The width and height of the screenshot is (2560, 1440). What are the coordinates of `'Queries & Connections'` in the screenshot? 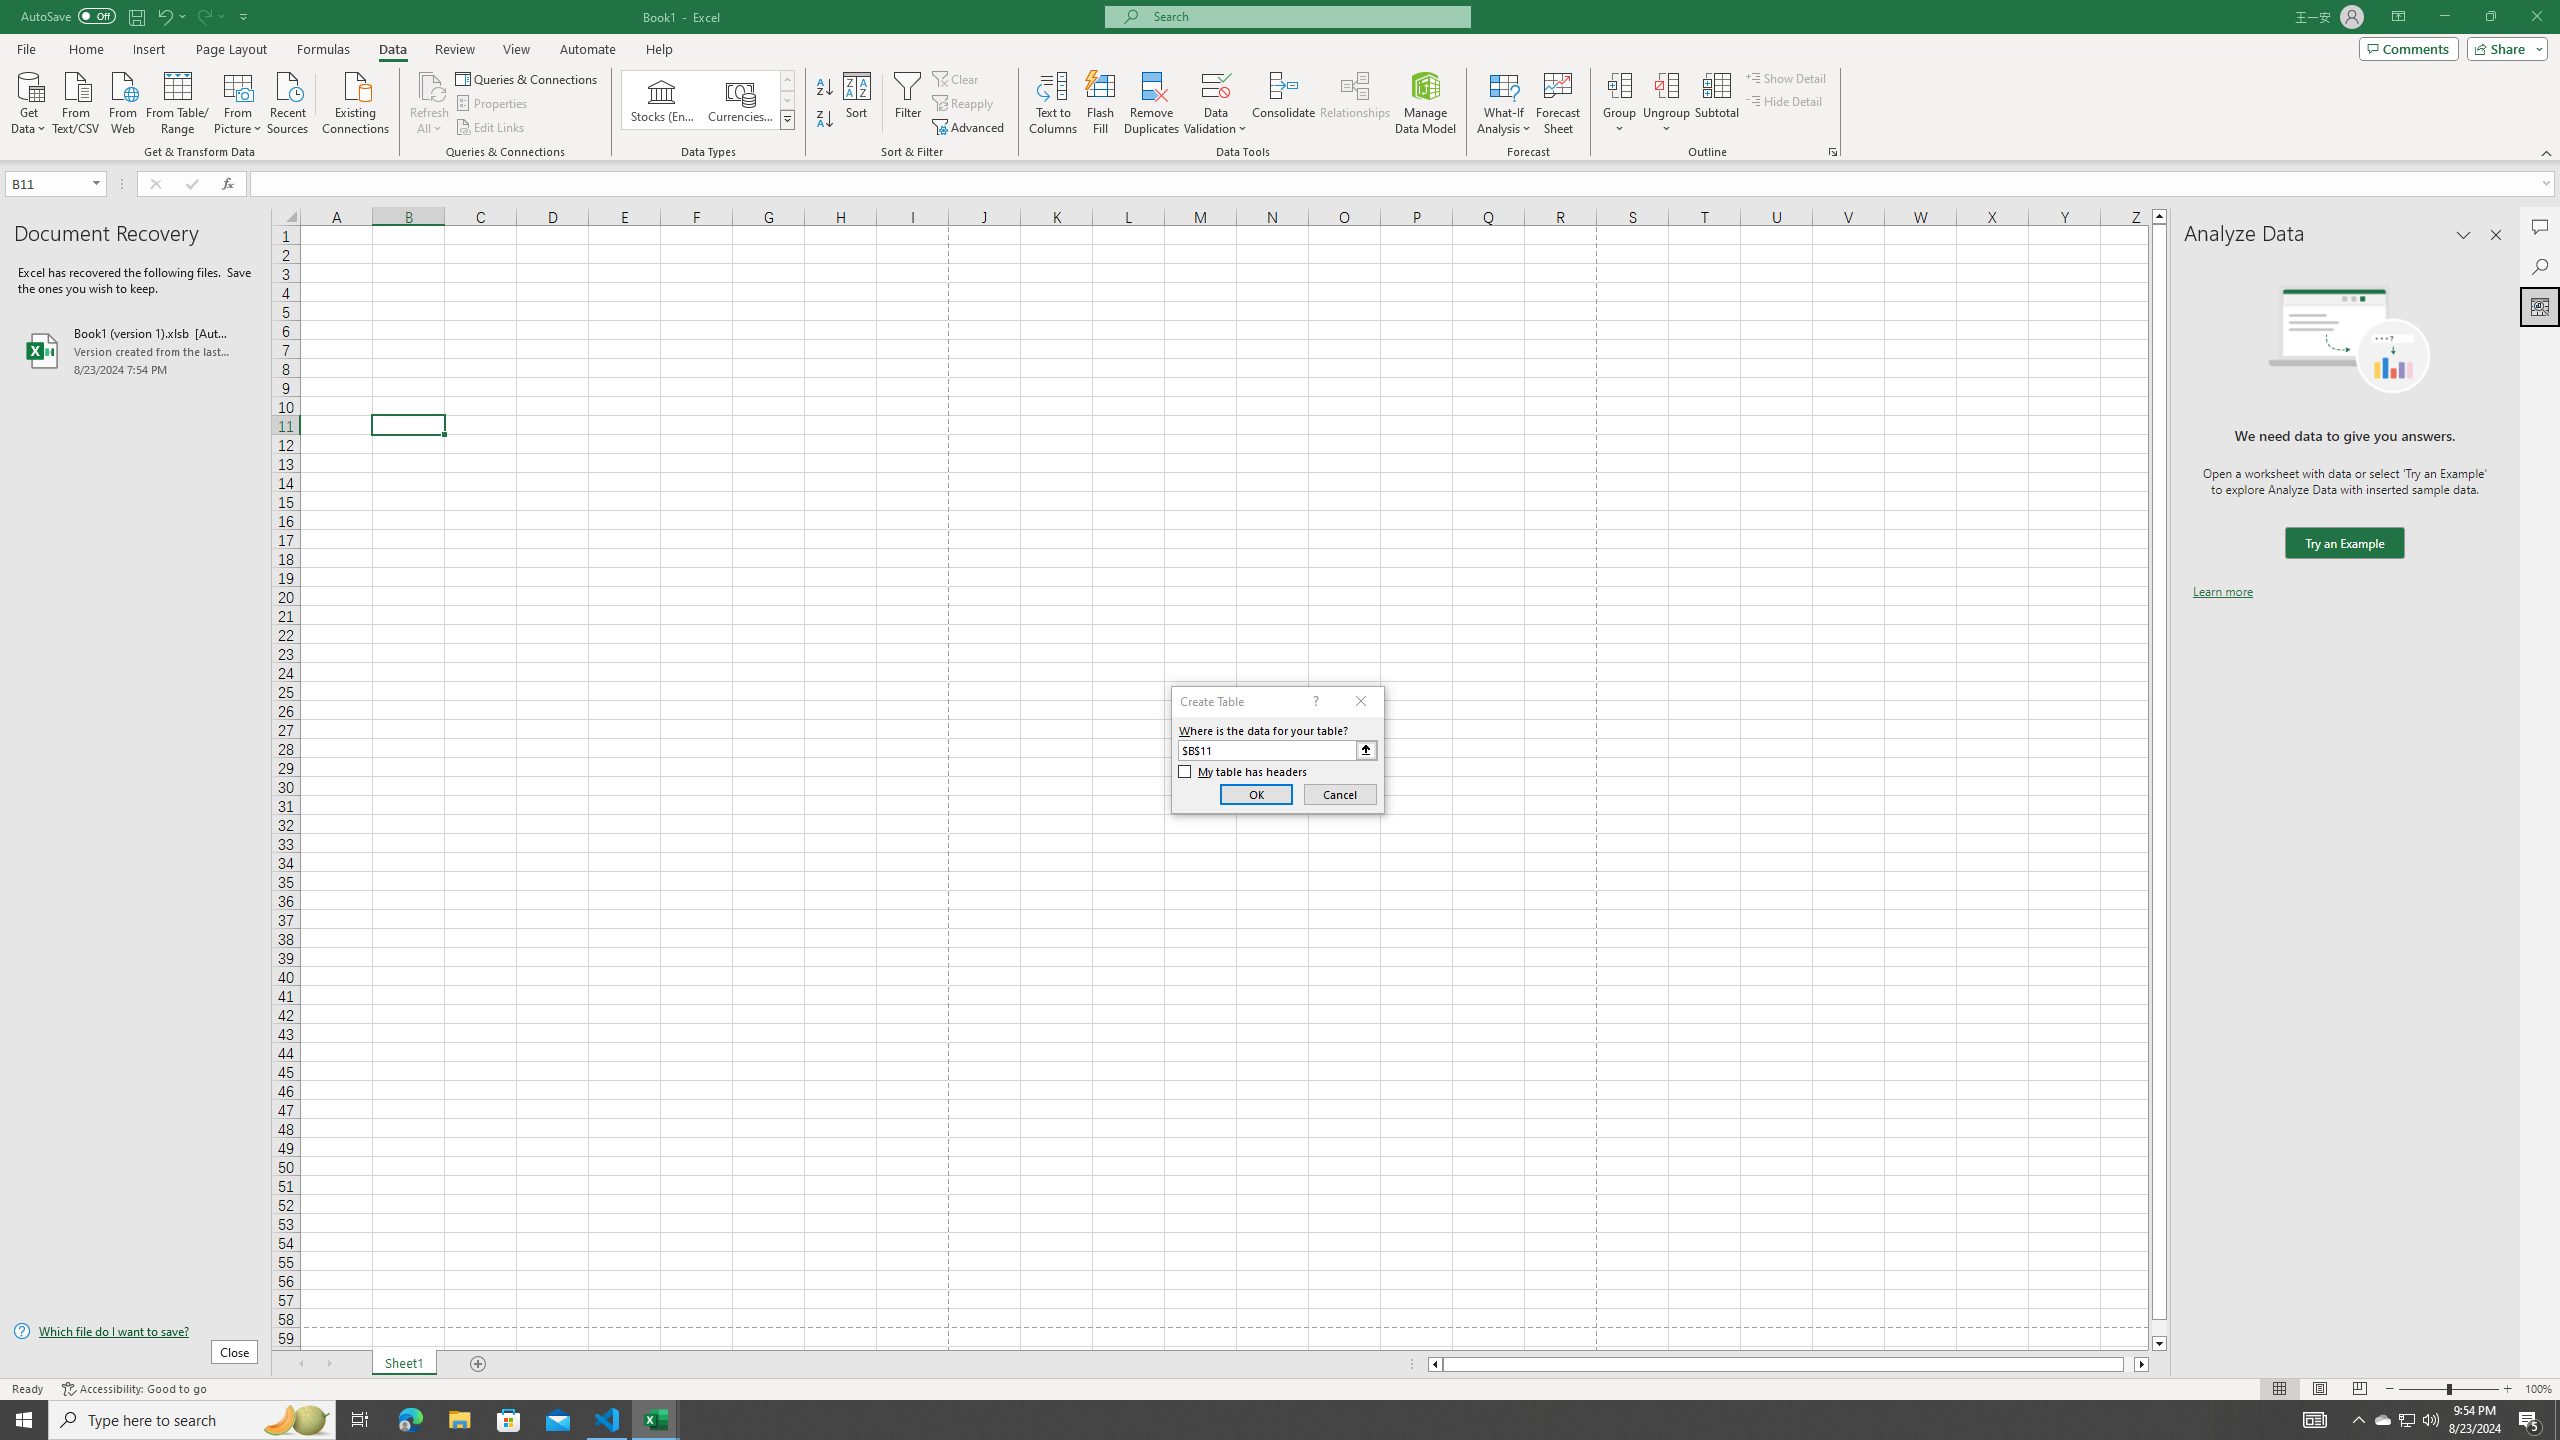 It's located at (527, 78).